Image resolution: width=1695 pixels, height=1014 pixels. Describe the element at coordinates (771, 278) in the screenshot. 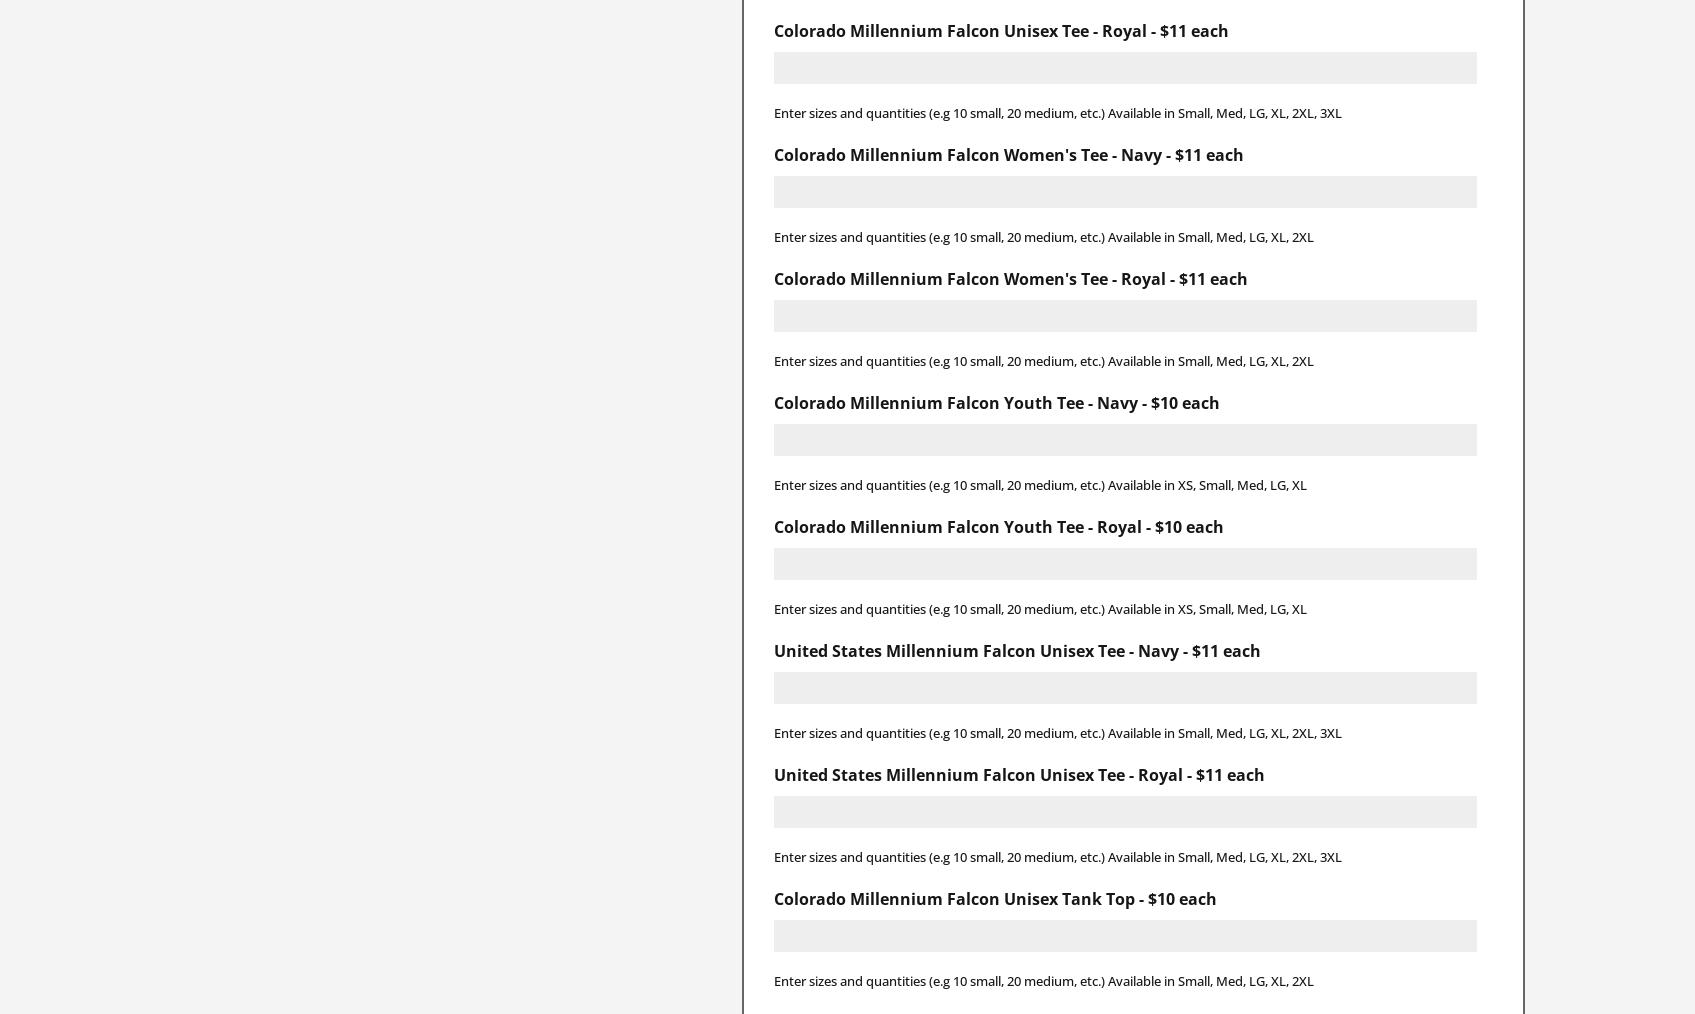

I see `'Colorado Millennium Falcon Women's Tee - Royal - $11 each'` at that location.